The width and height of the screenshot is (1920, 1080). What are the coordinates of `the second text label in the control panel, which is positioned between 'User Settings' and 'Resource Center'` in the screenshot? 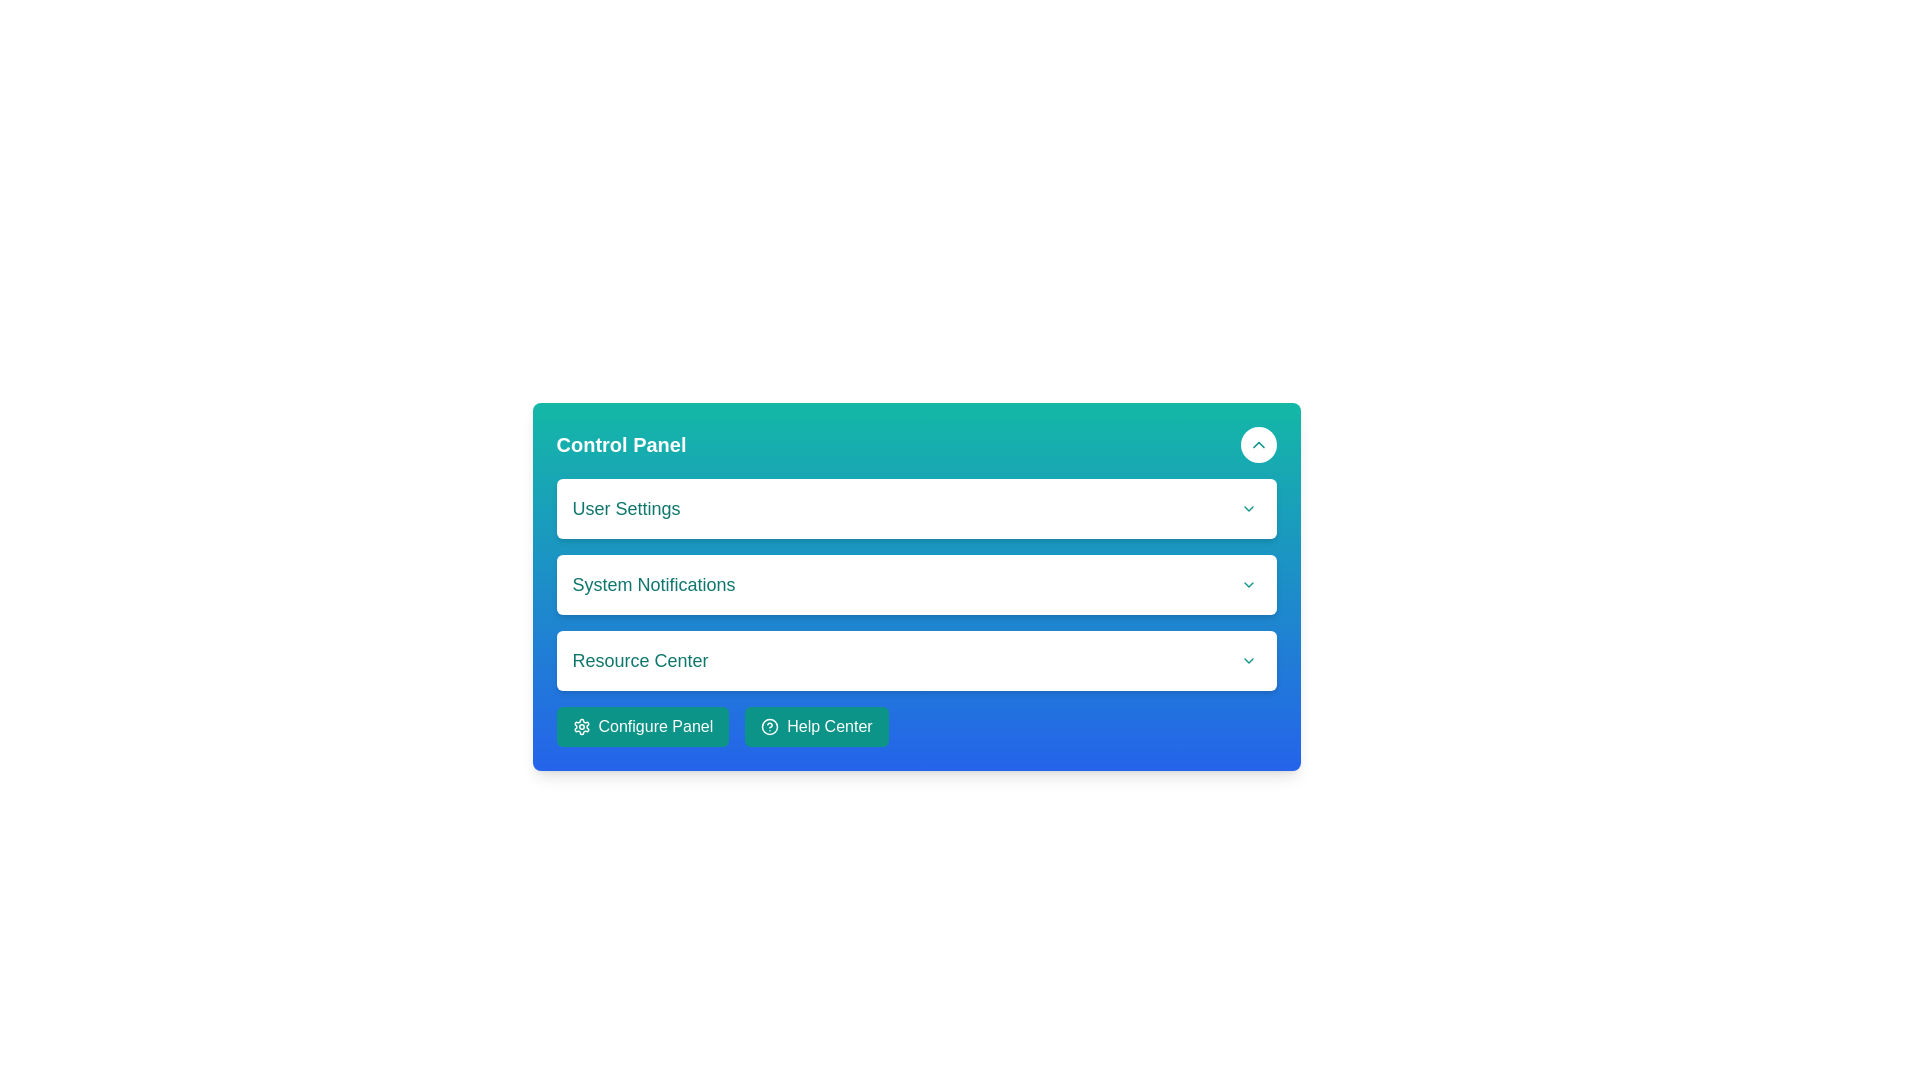 It's located at (653, 585).